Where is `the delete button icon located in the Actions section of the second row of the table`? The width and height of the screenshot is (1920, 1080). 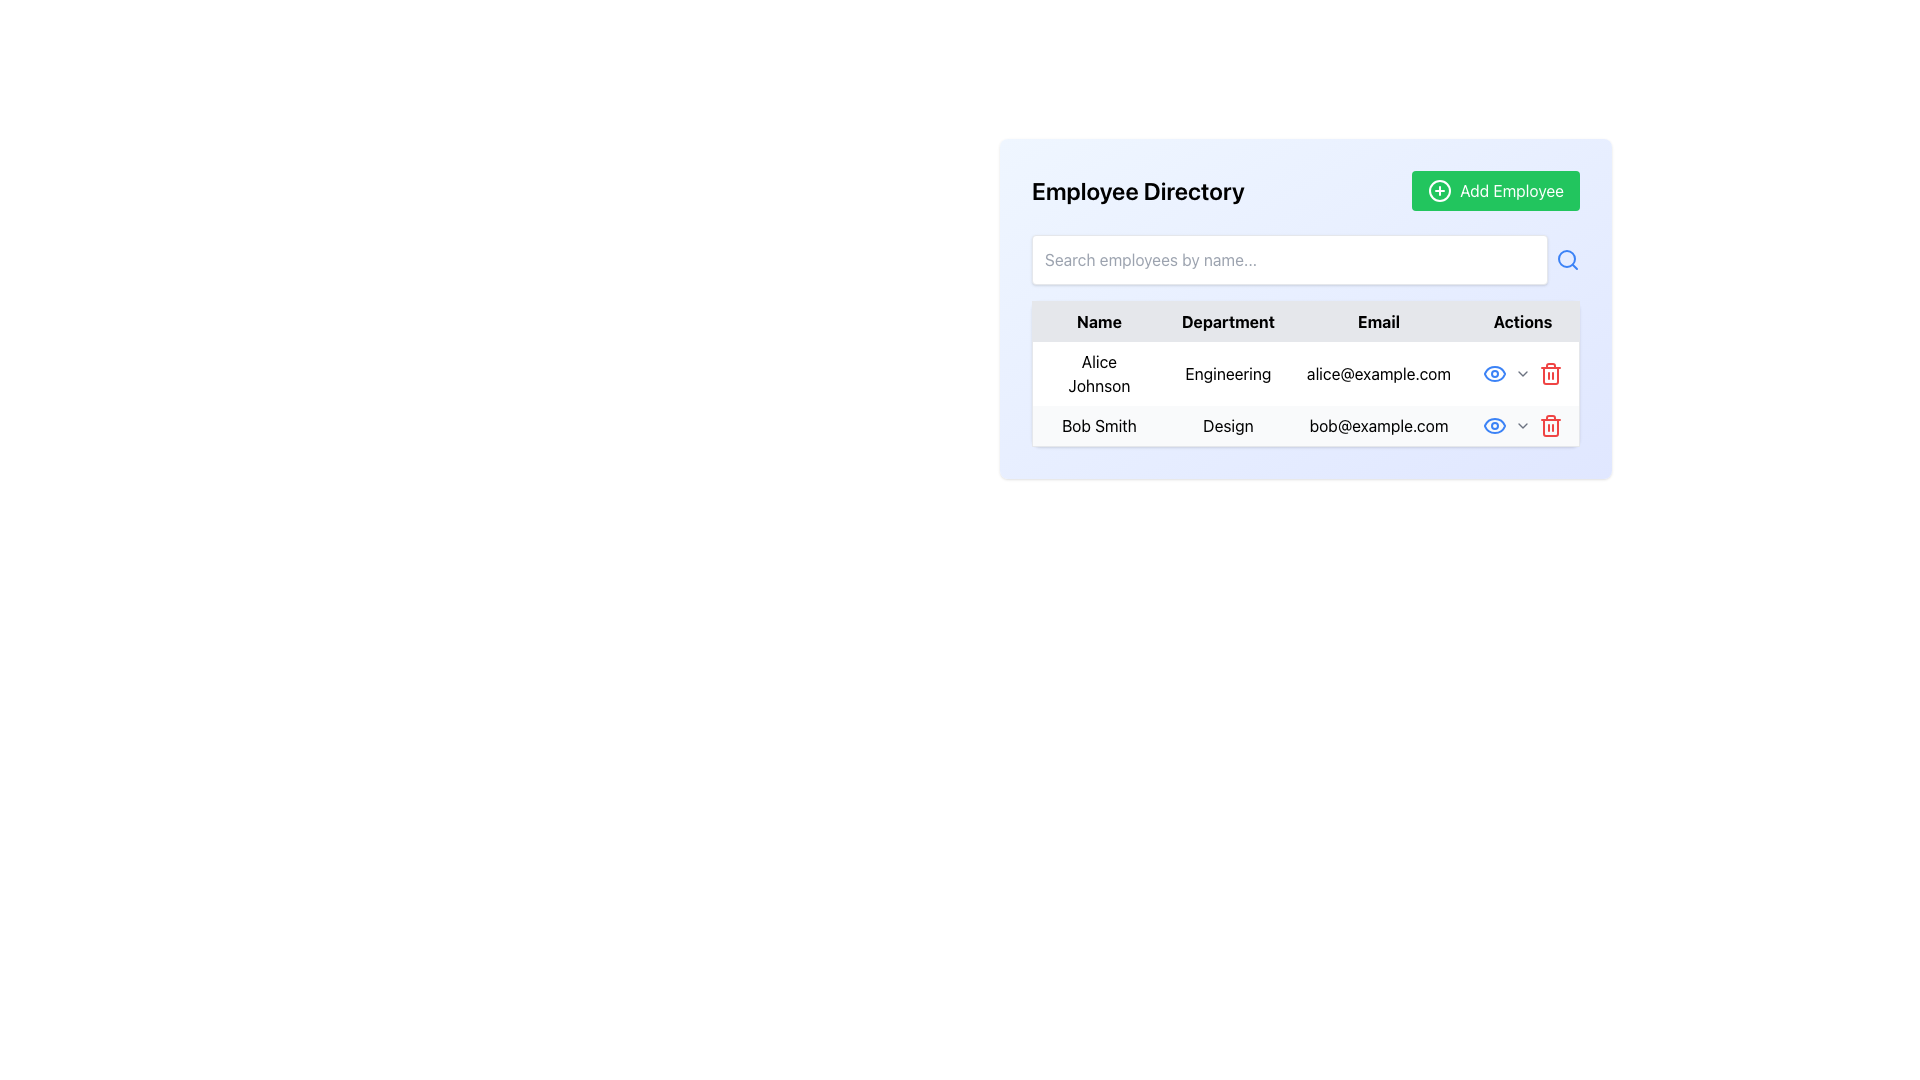
the delete button icon located in the Actions section of the second row of the table is located at coordinates (1549, 374).